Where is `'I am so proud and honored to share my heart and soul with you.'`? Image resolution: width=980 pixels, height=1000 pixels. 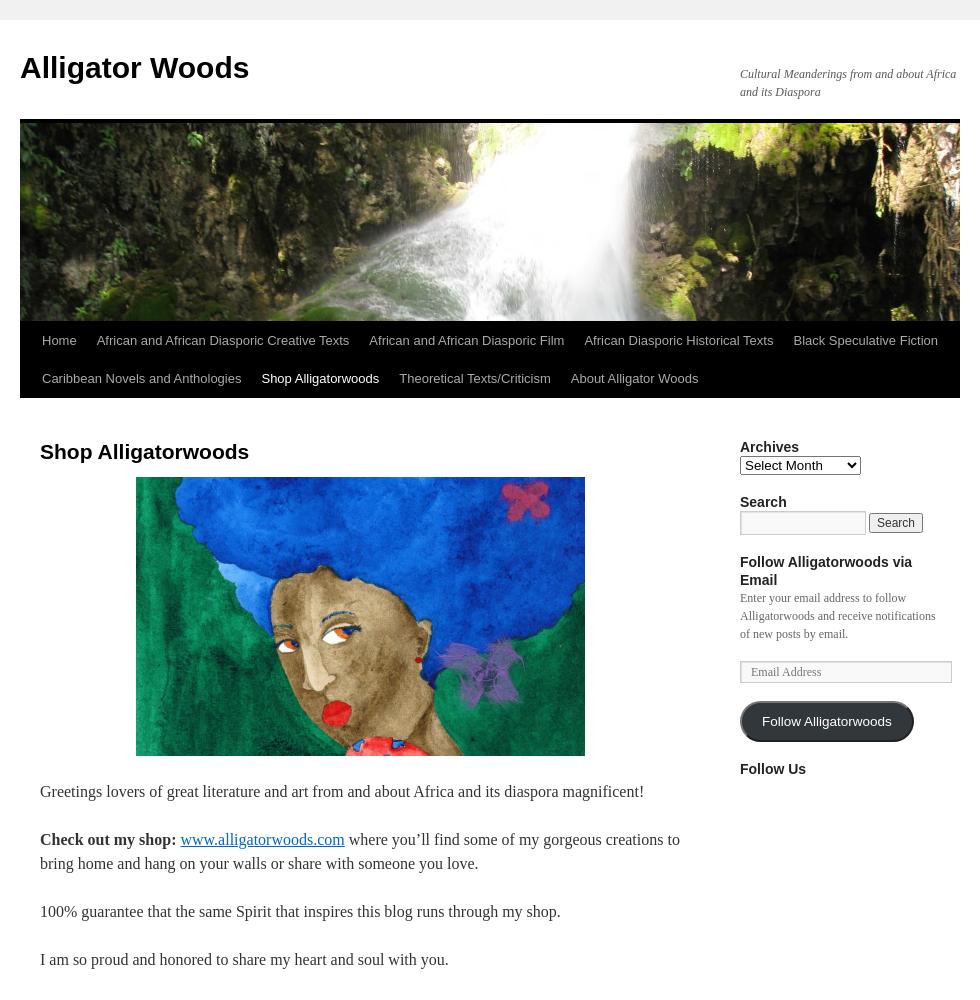
'I am so proud and honored to share my heart and soul with you.' is located at coordinates (244, 958).